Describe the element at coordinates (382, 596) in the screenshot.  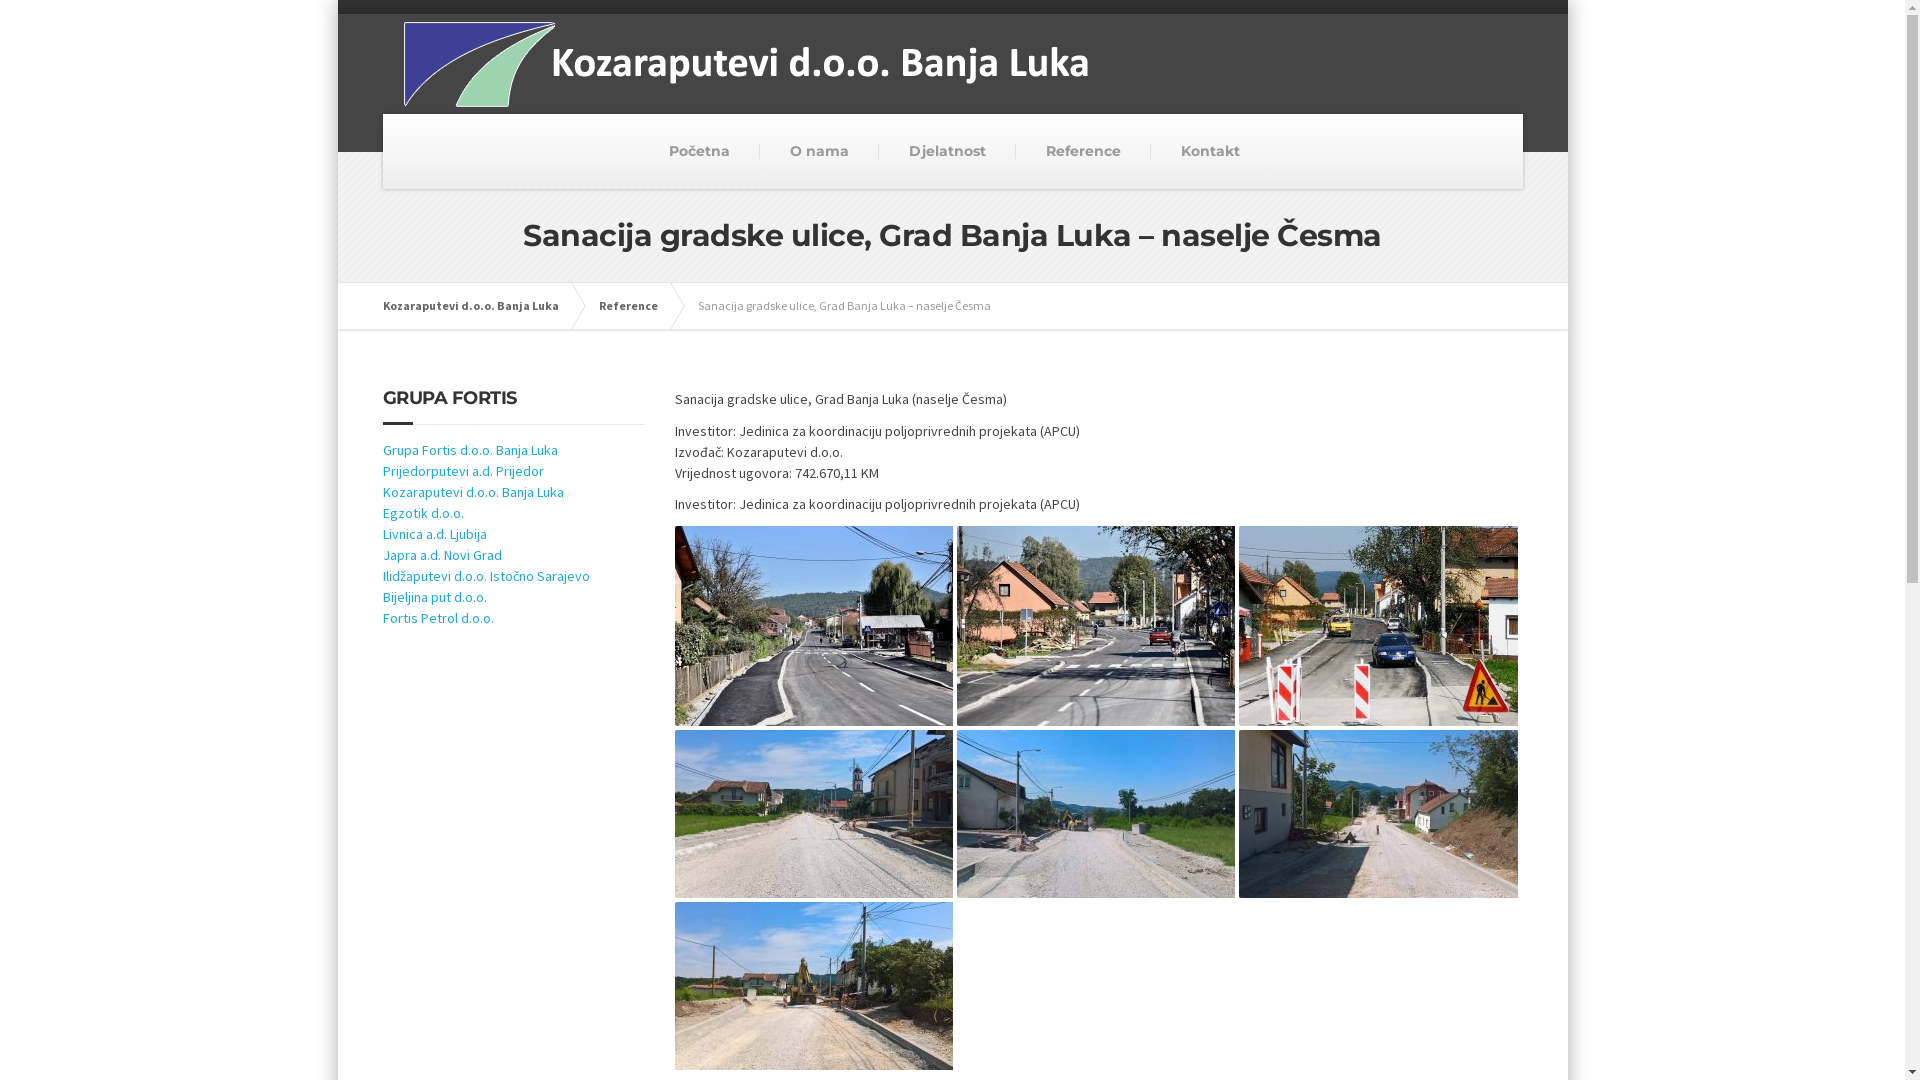
I see `'Bijeljina put d.o.o.'` at that location.